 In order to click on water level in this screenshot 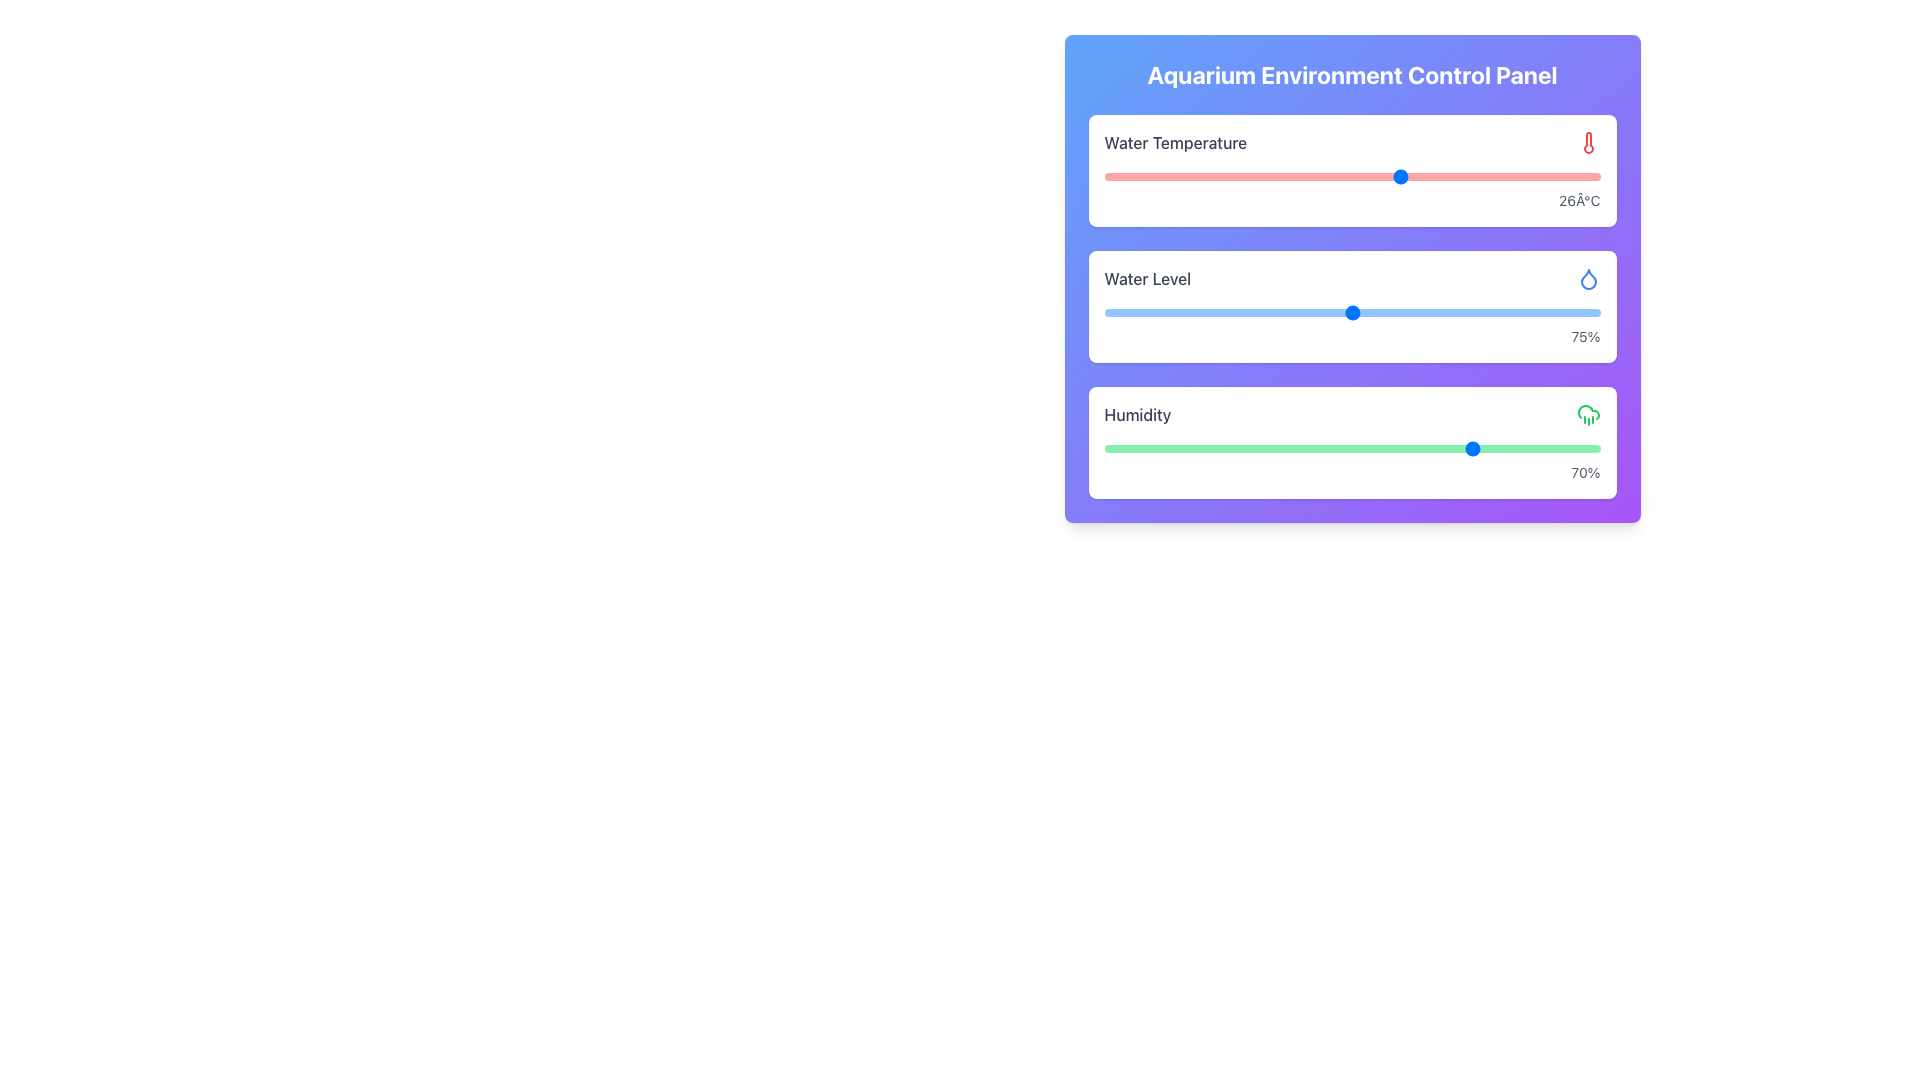, I will do `click(1391, 312)`.